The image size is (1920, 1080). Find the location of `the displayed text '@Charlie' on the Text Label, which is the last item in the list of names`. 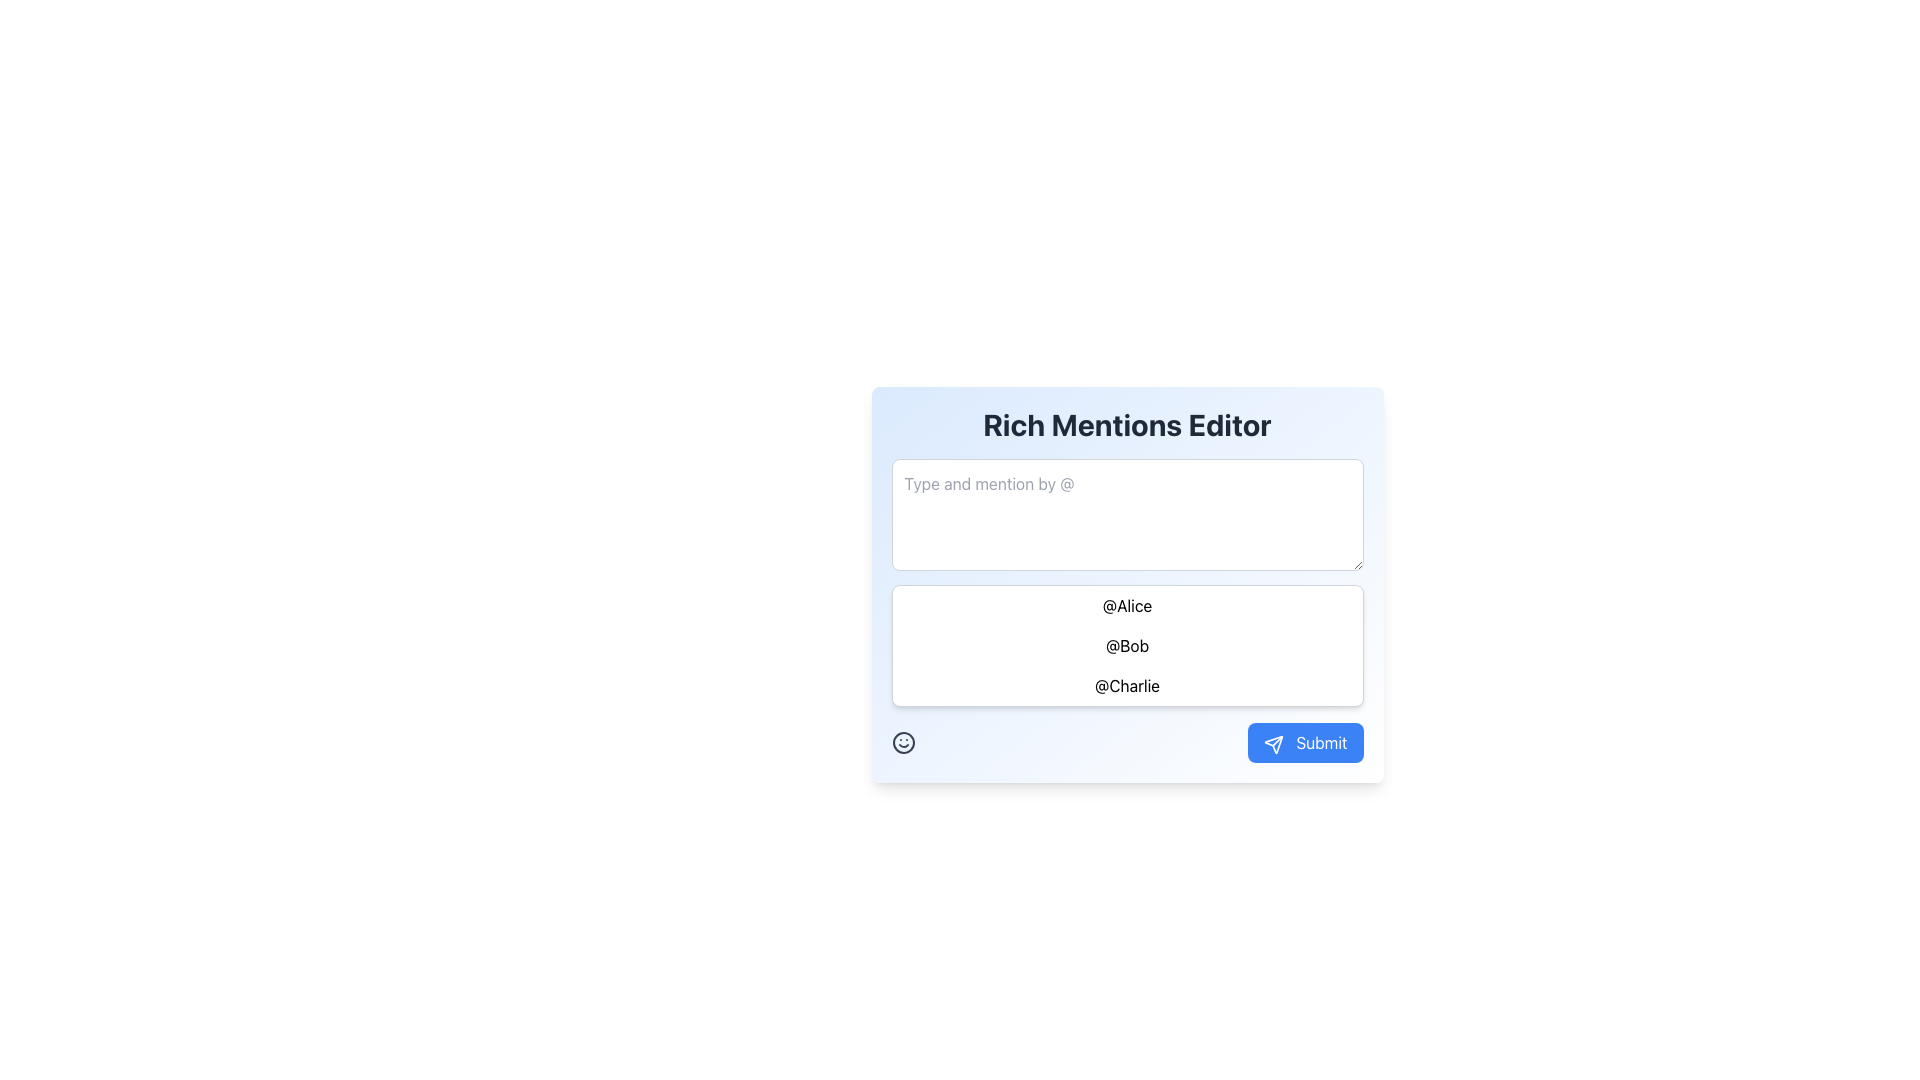

the displayed text '@Charlie' on the Text Label, which is the last item in the list of names is located at coordinates (1127, 685).